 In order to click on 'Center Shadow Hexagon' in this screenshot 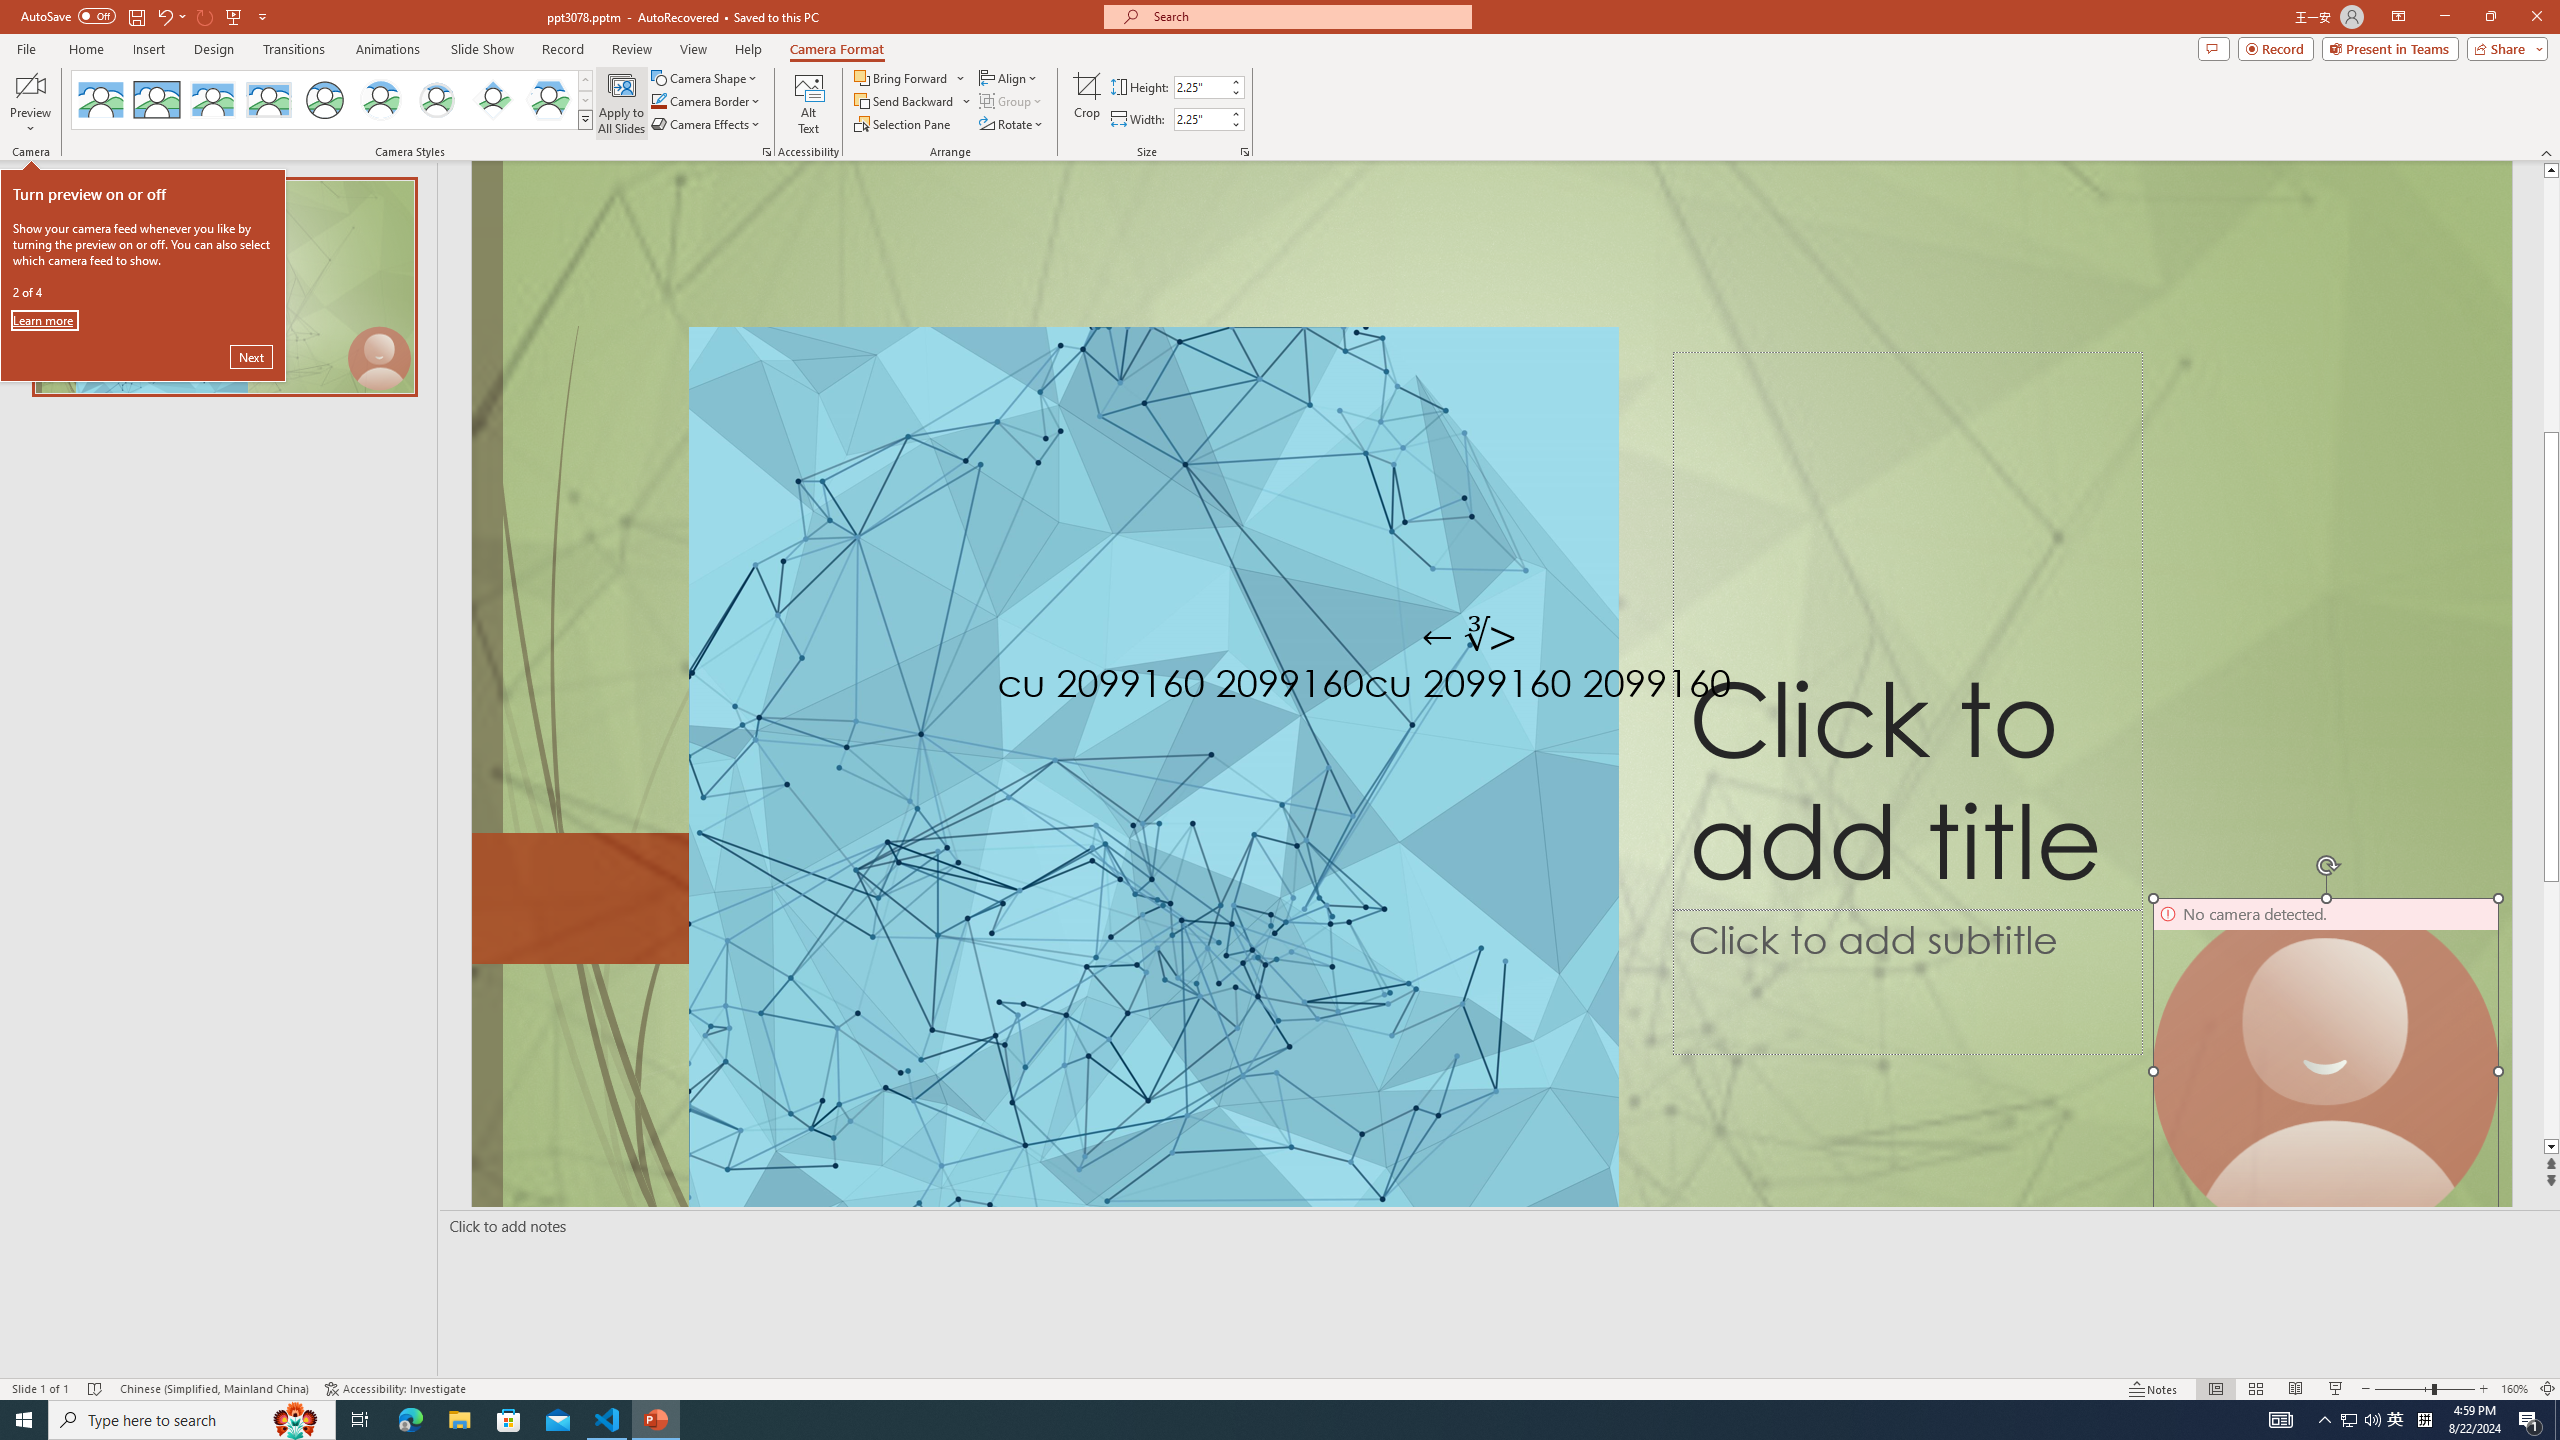, I will do `click(549, 99)`.